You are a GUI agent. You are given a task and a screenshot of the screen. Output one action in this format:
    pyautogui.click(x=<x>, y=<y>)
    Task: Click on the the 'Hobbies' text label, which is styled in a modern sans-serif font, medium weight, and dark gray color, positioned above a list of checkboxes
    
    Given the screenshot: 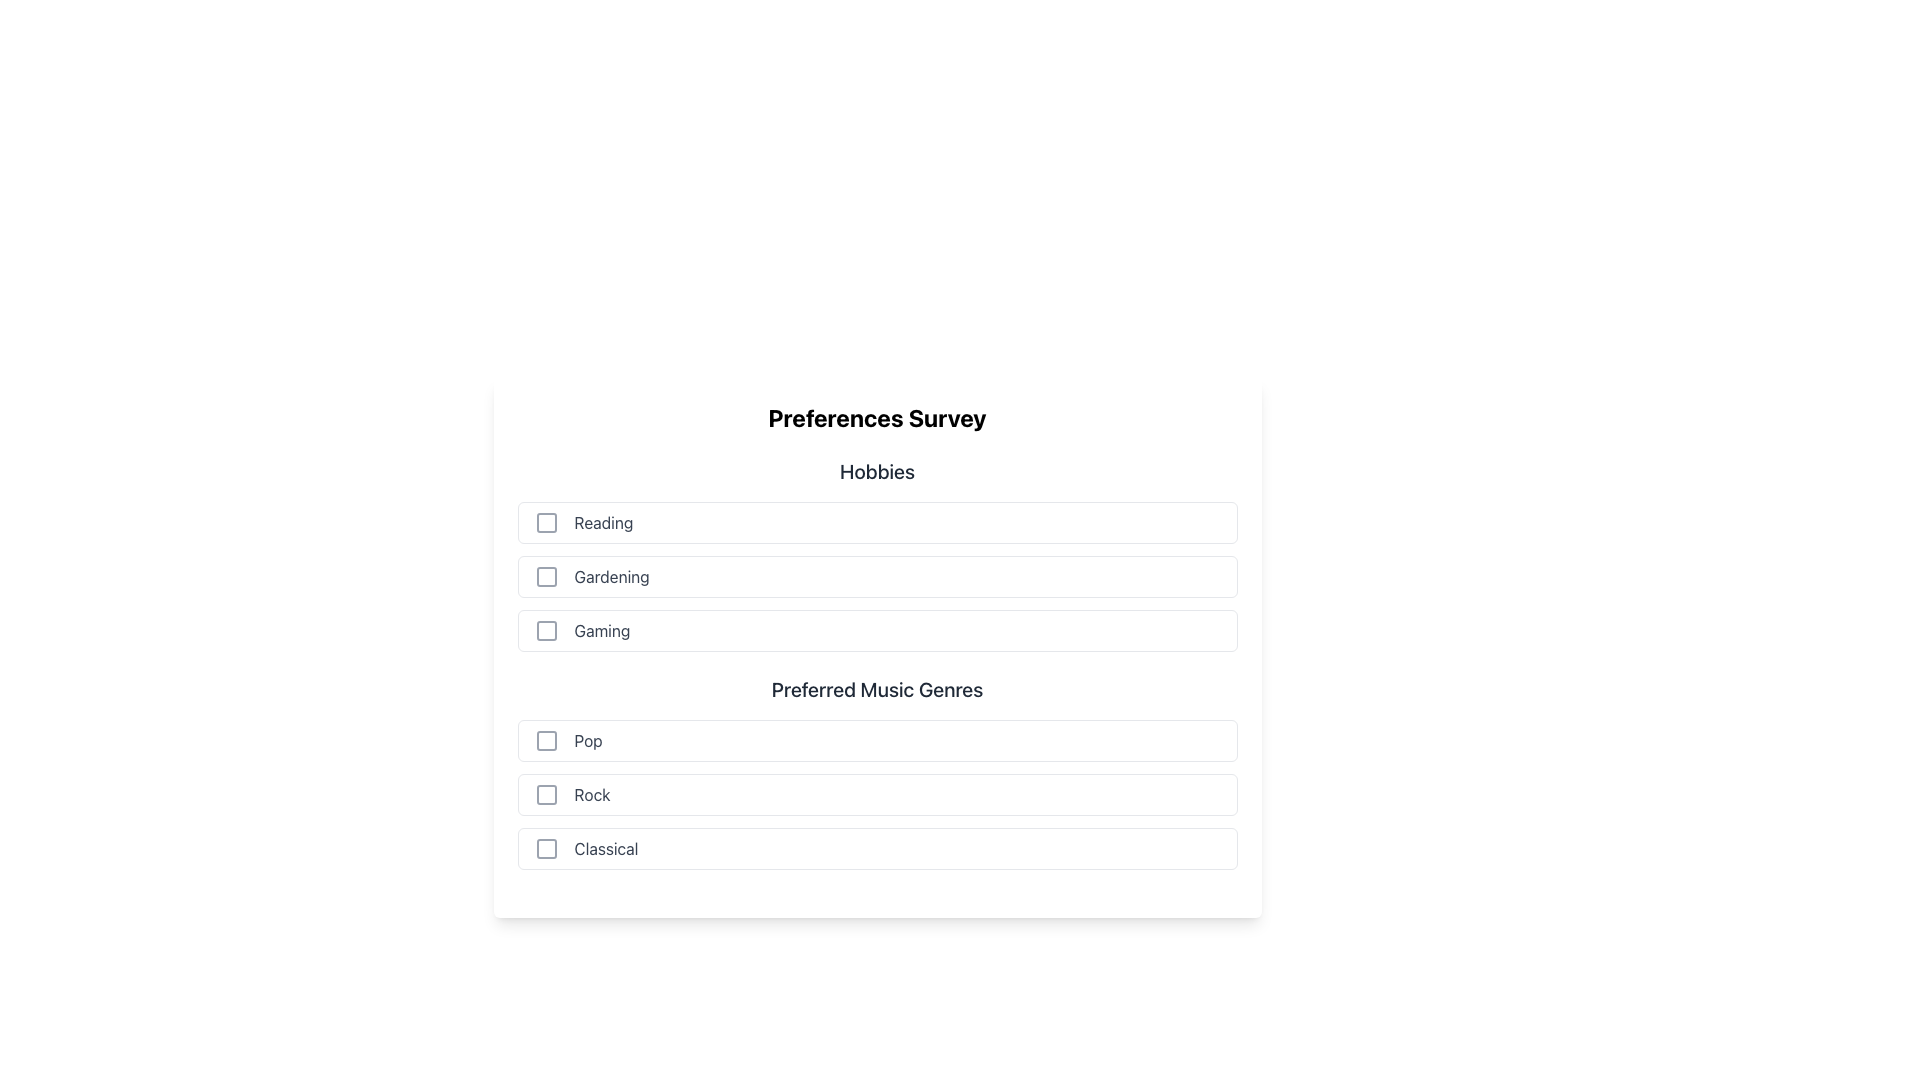 What is the action you would take?
    pyautogui.click(x=877, y=471)
    